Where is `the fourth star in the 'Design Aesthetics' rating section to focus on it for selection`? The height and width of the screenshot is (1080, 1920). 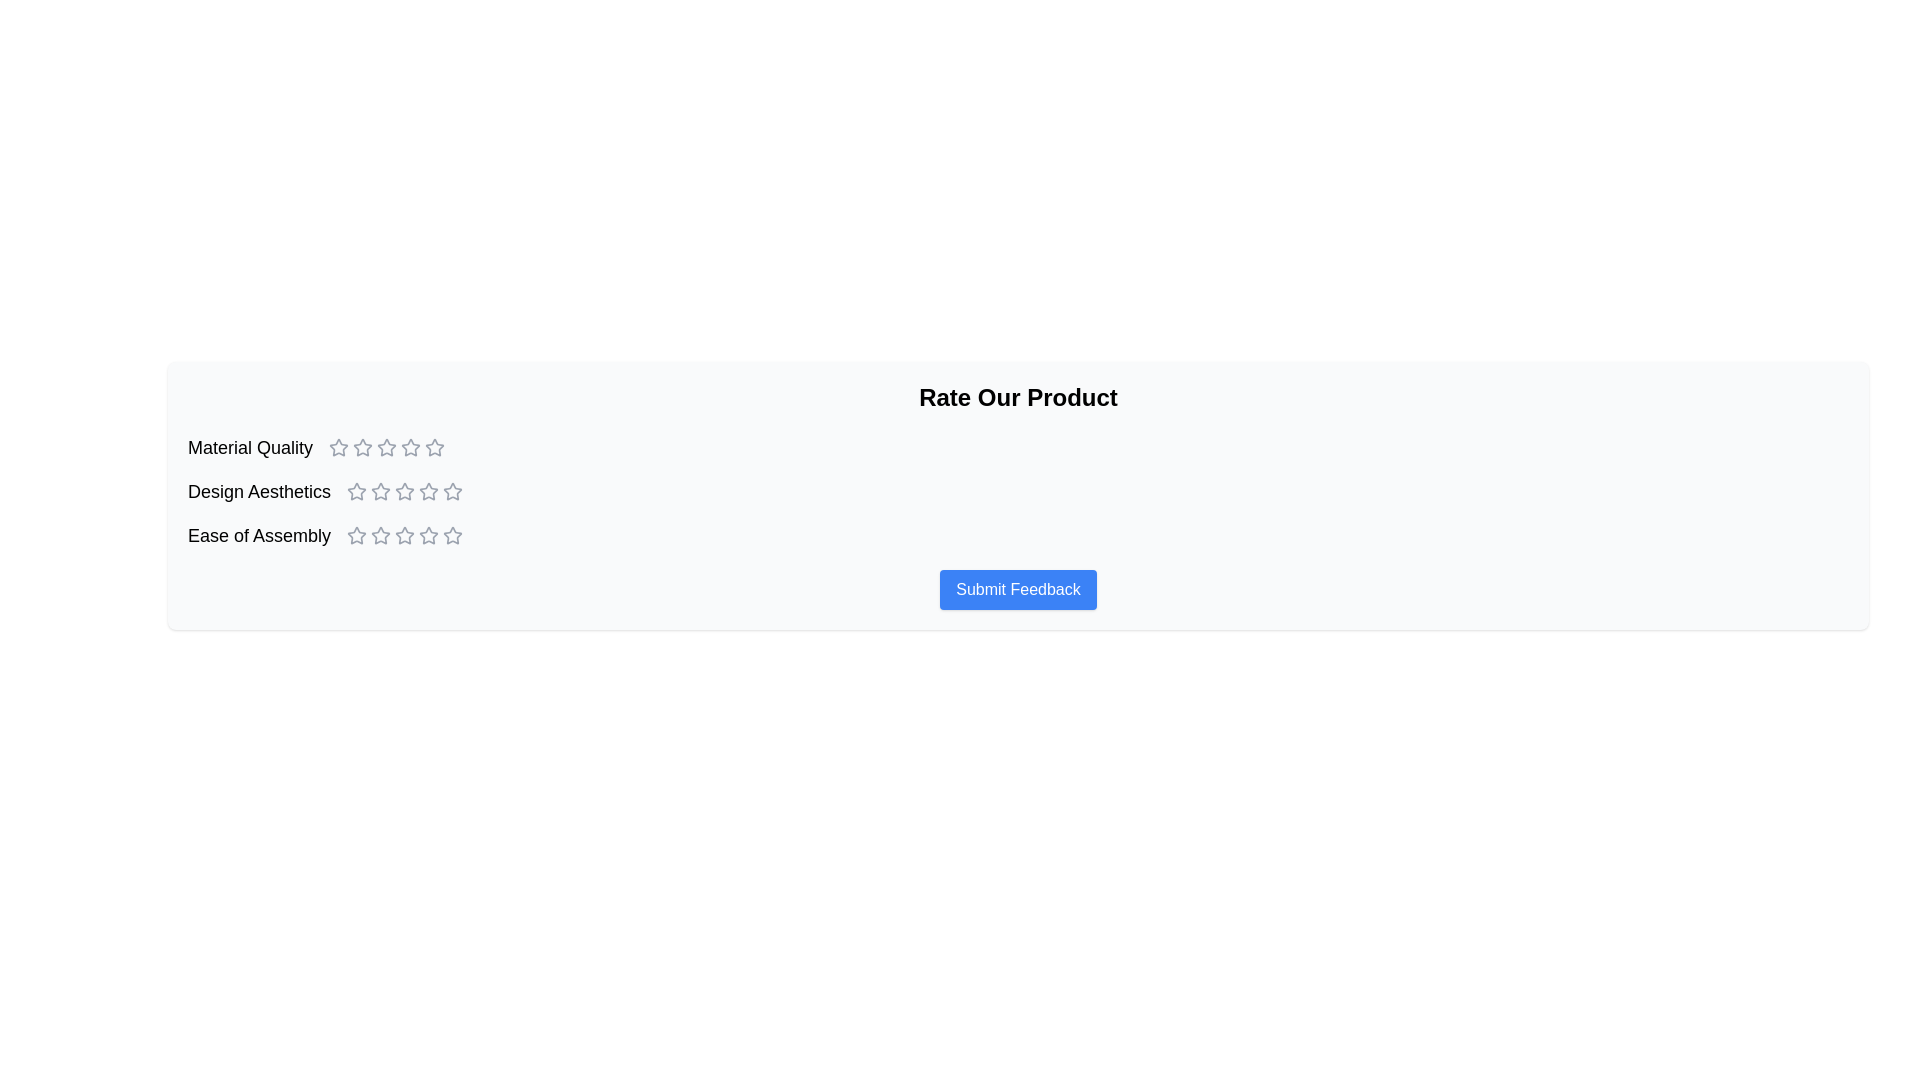
the fourth star in the 'Design Aesthetics' rating section to focus on it for selection is located at coordinates (404, 492).